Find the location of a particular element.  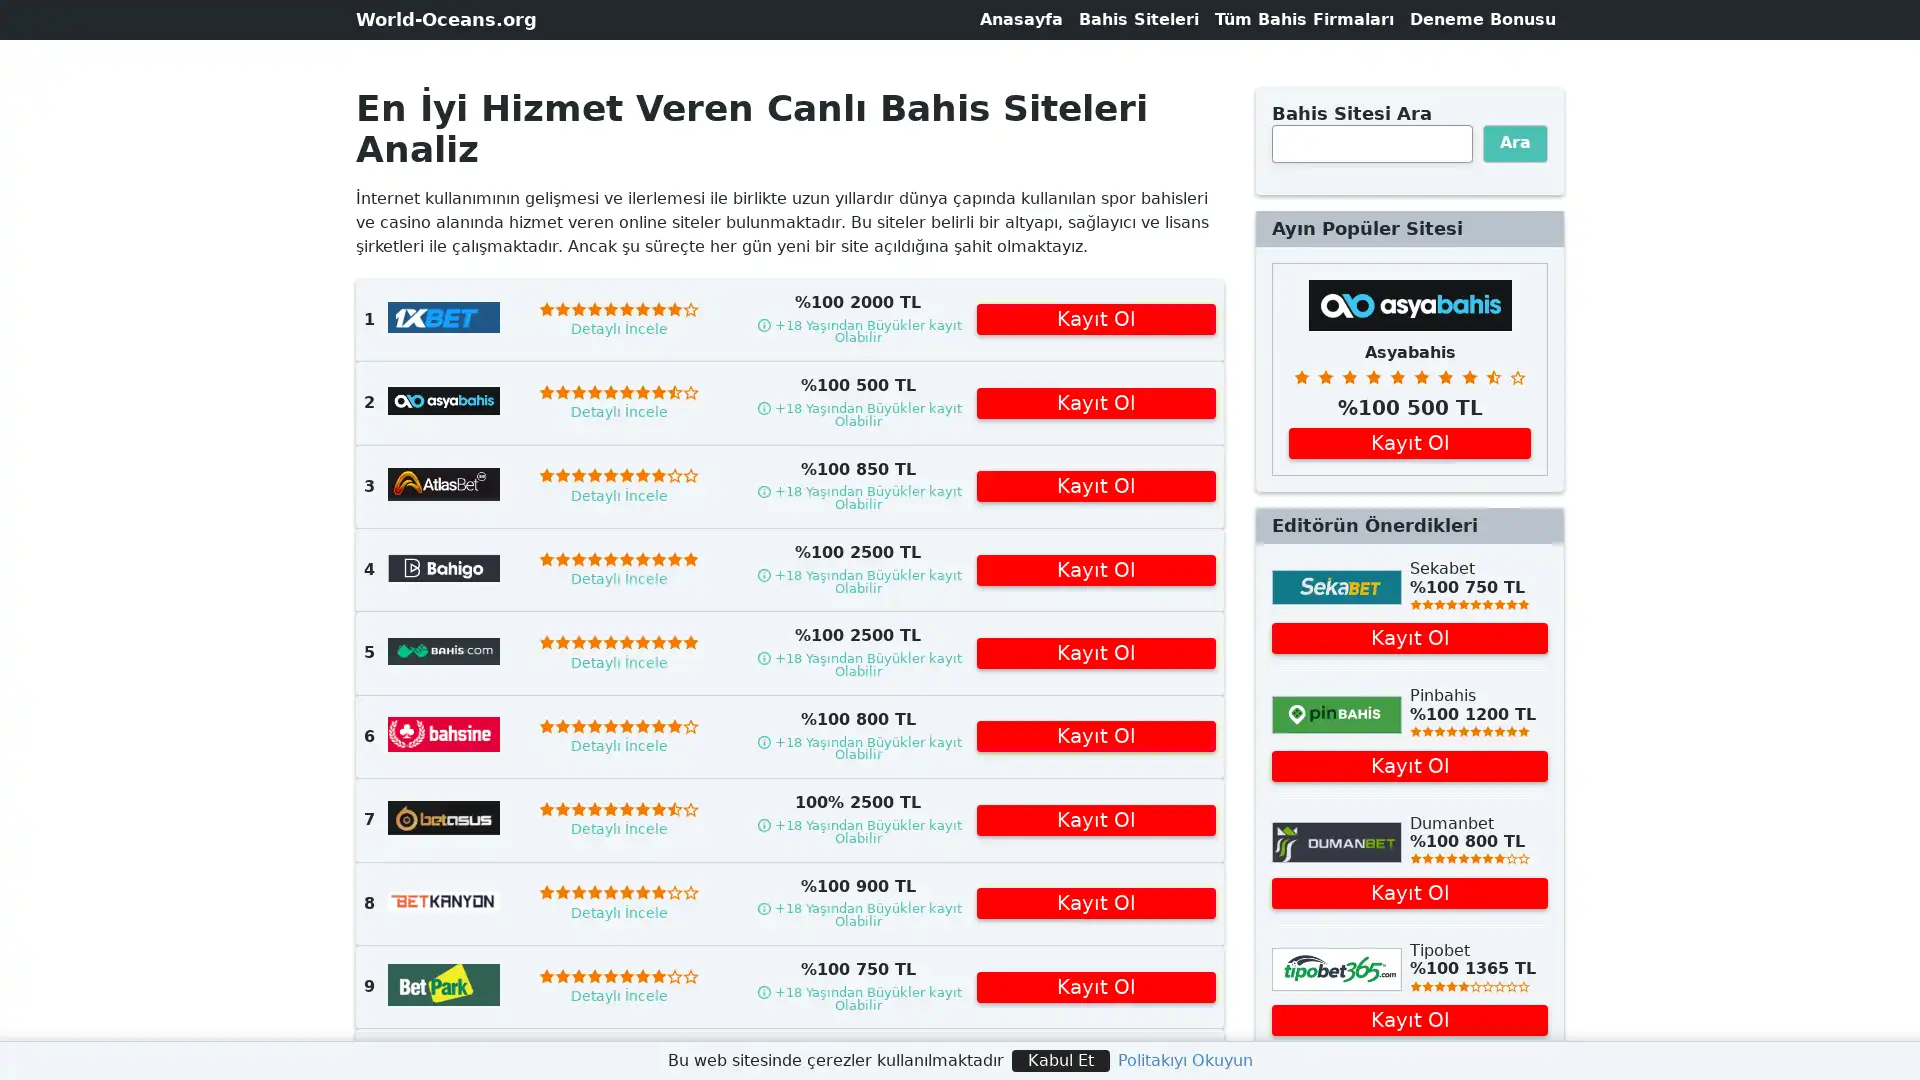

Load terms and conditions is located at coordinates (857, 496).